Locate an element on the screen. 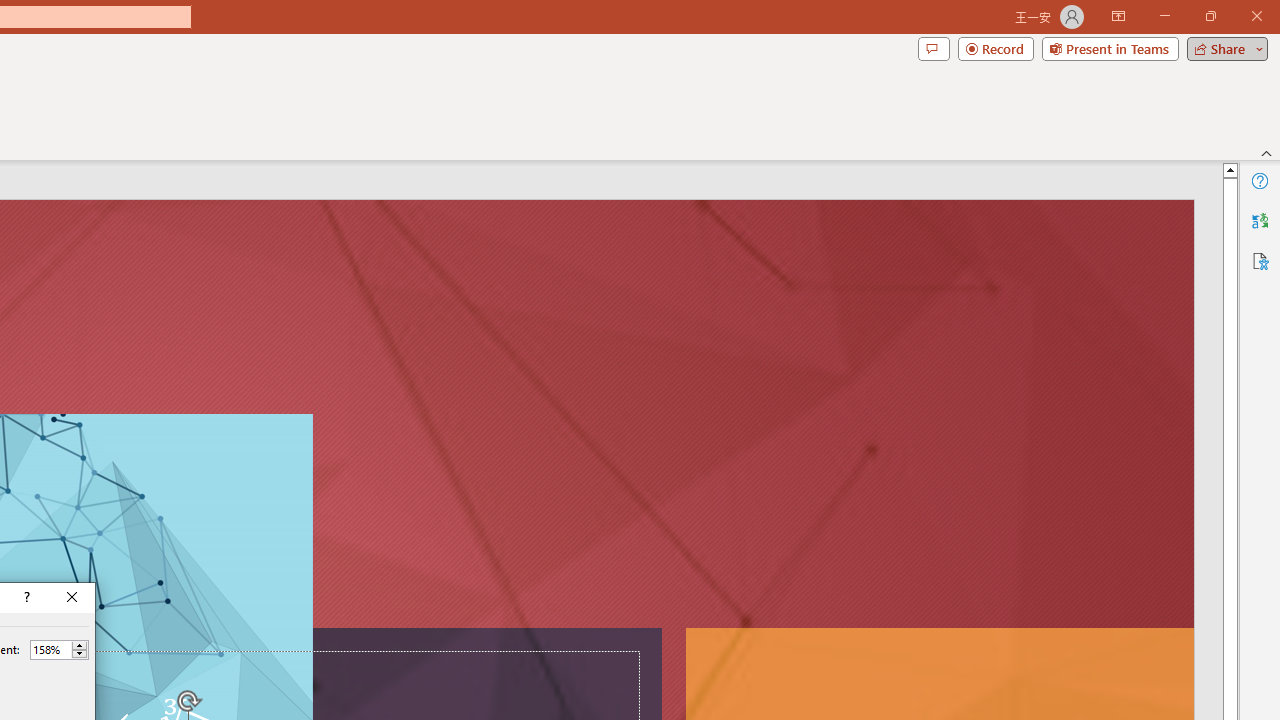 This screenshot has width=1280, height=720. 'Percent' is located at coordinates (59, 650).